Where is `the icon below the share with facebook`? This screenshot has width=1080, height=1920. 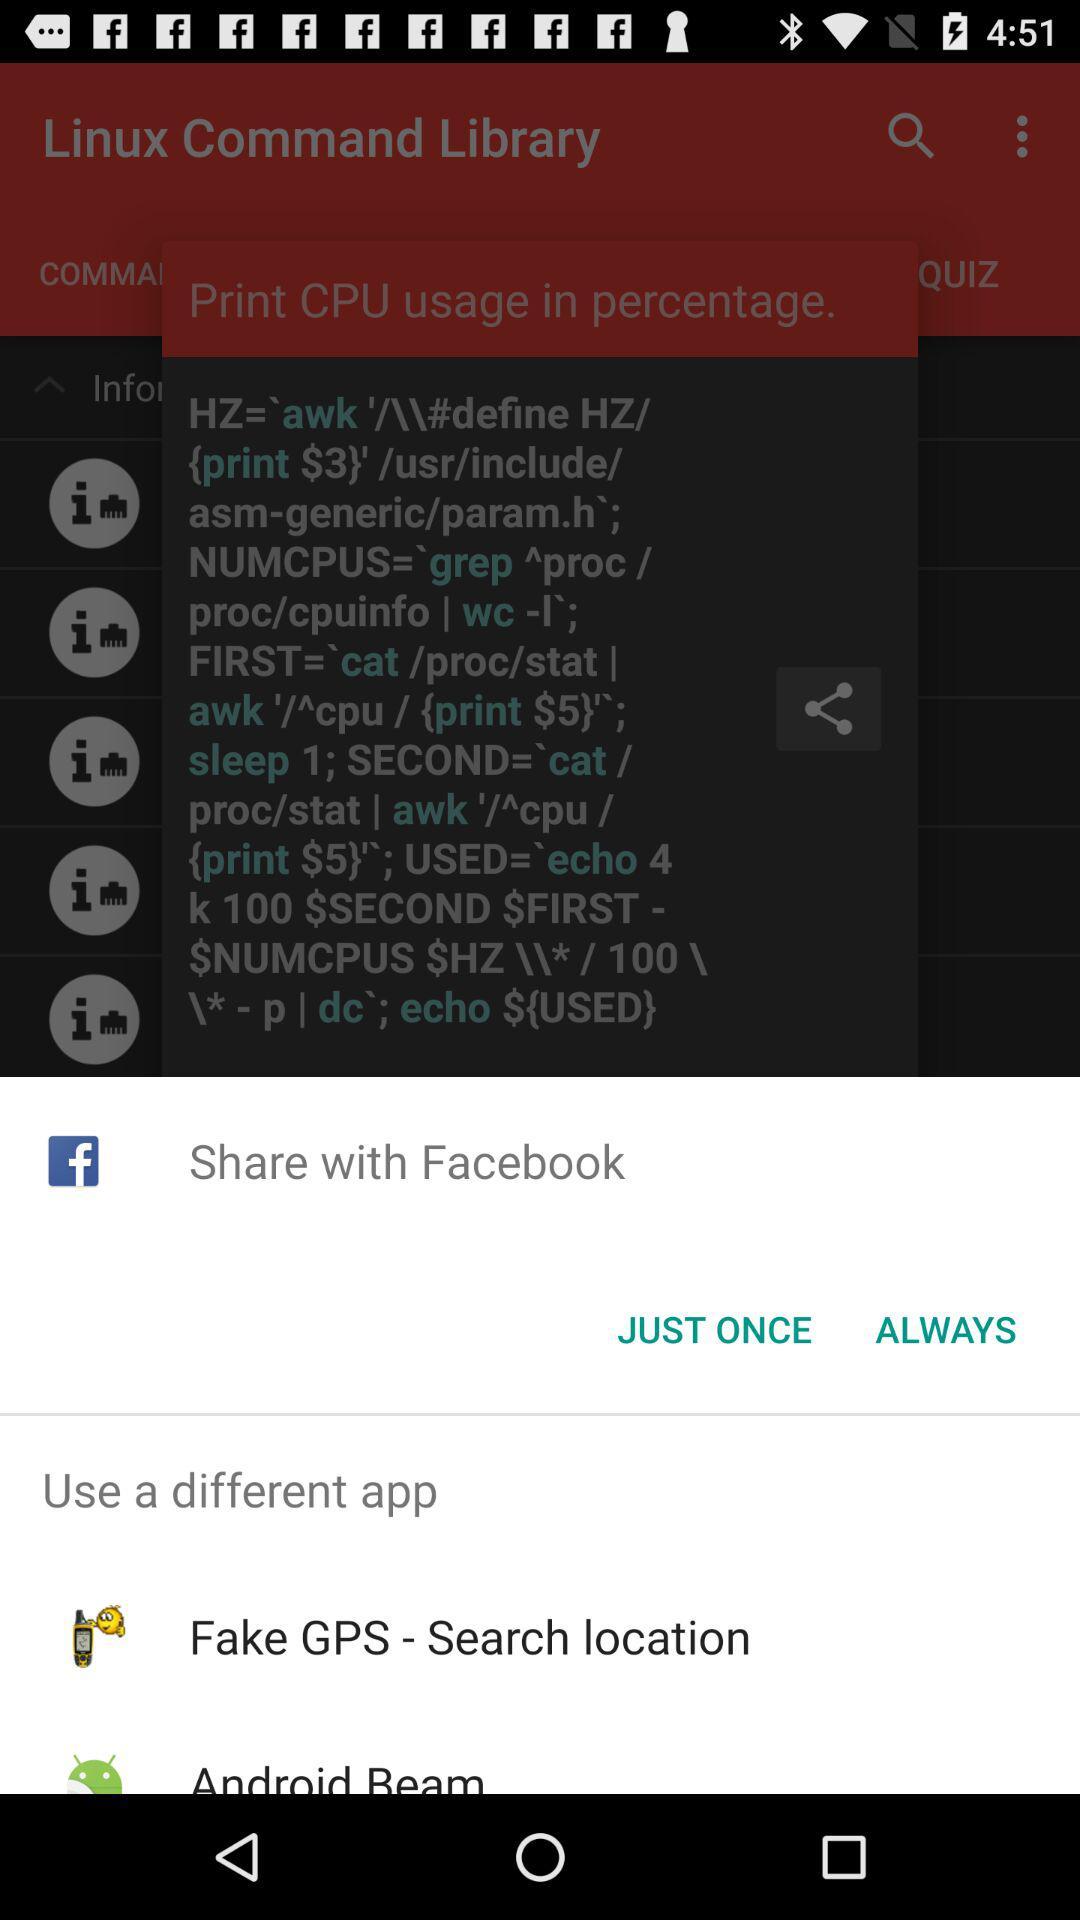
the icon below the share with facebook is located at coordinates (713, 1329).